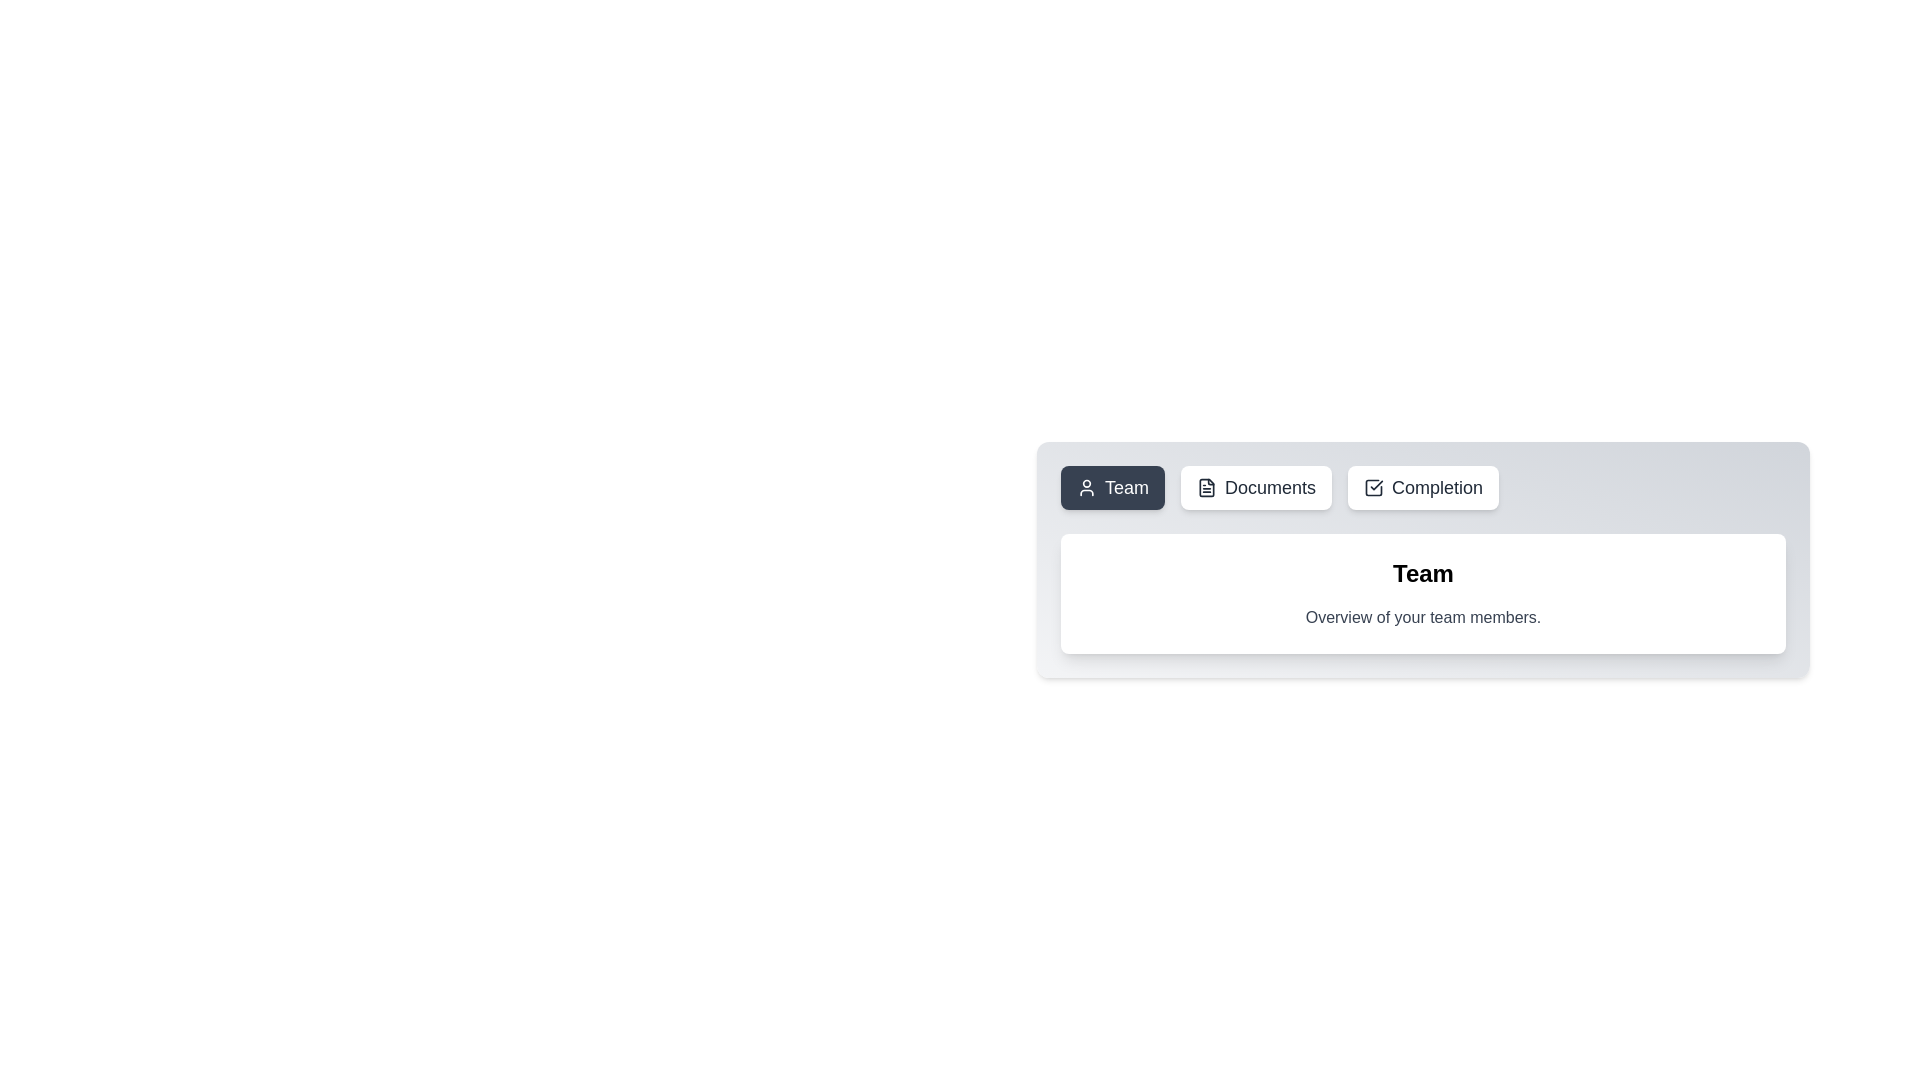 This screenshot has height=1080, width=1920. Describe the element at coordinates (1206, 488) in the screenshot. I see `the 'Documents' button in the navigation bar, which contains a small icon resembling a document or file design` at that location.